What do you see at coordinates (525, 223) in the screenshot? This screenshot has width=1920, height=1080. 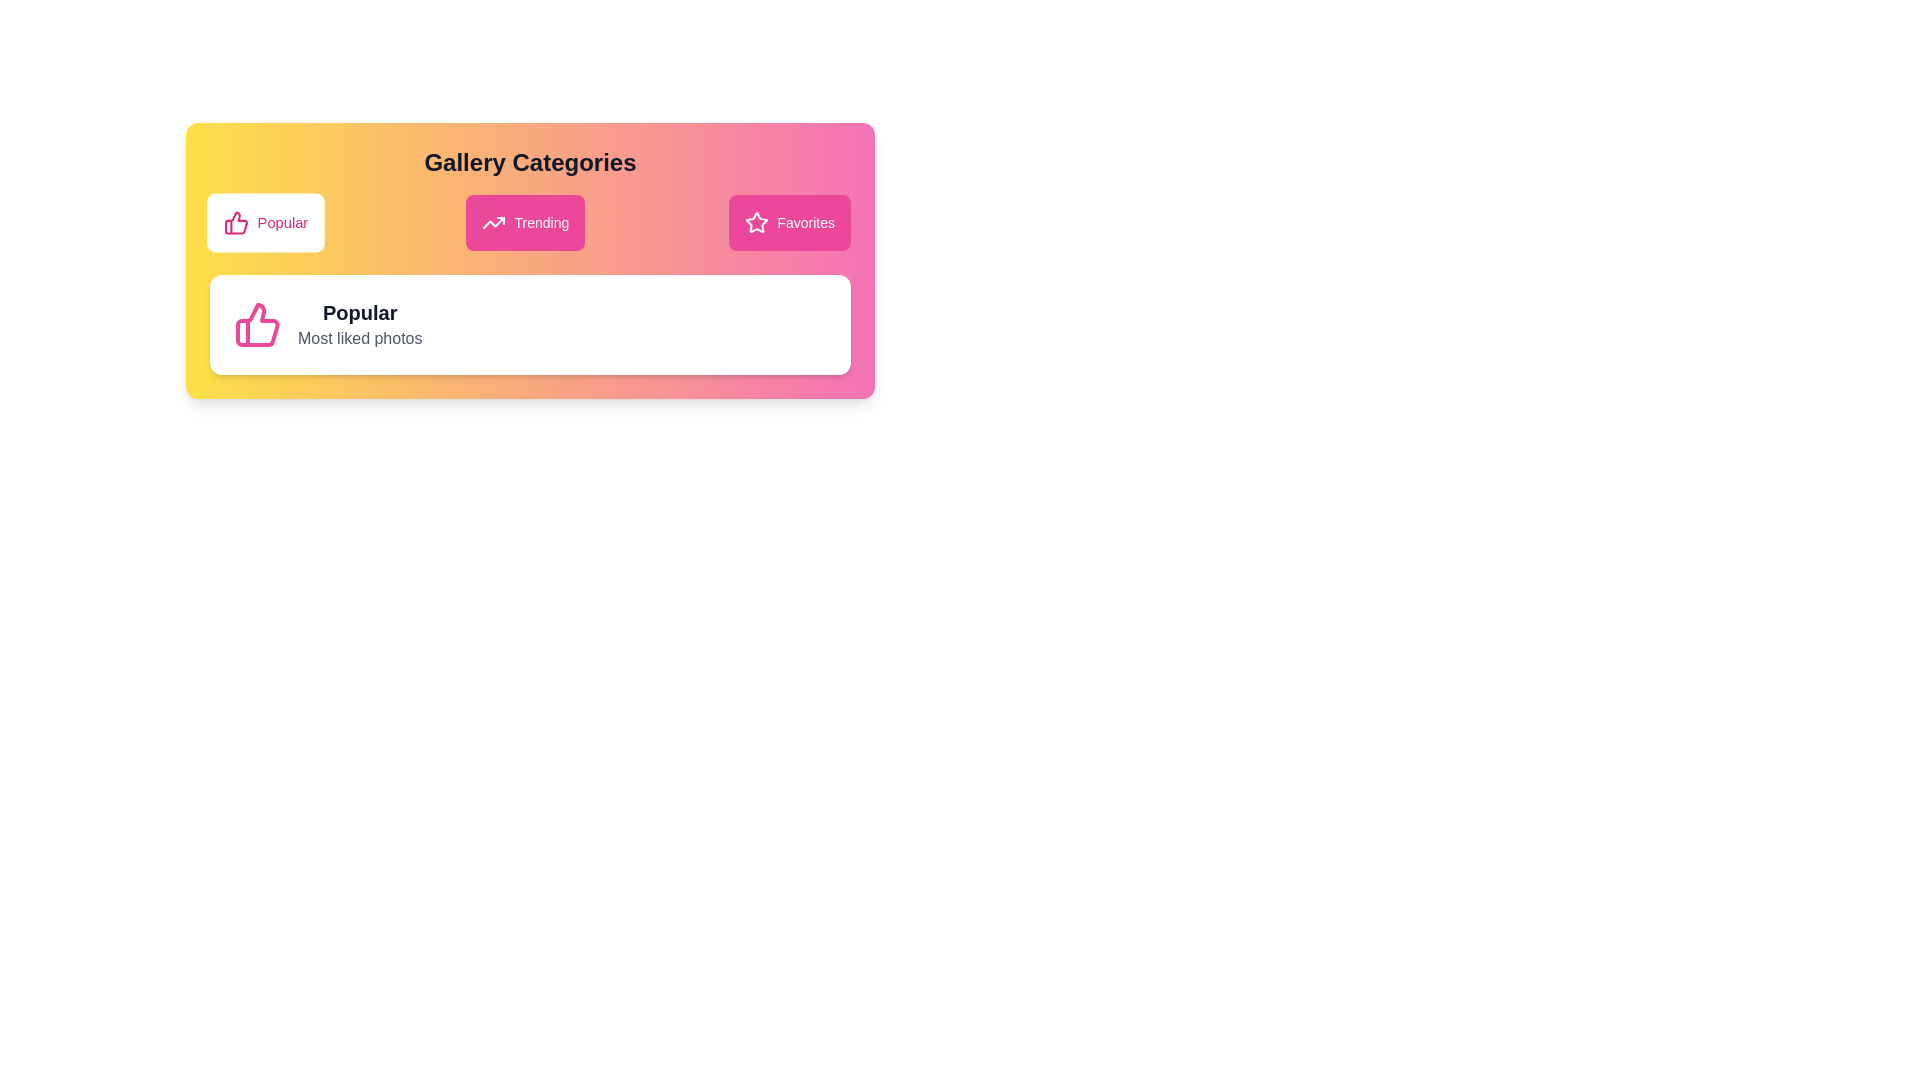 I see `the 'Trending' button located in the 'Gallery Categories' section, which is the second button in a row of three, positioned between the 'Popular' and 'Favorites' buttons` at bounding box center [525, 223].